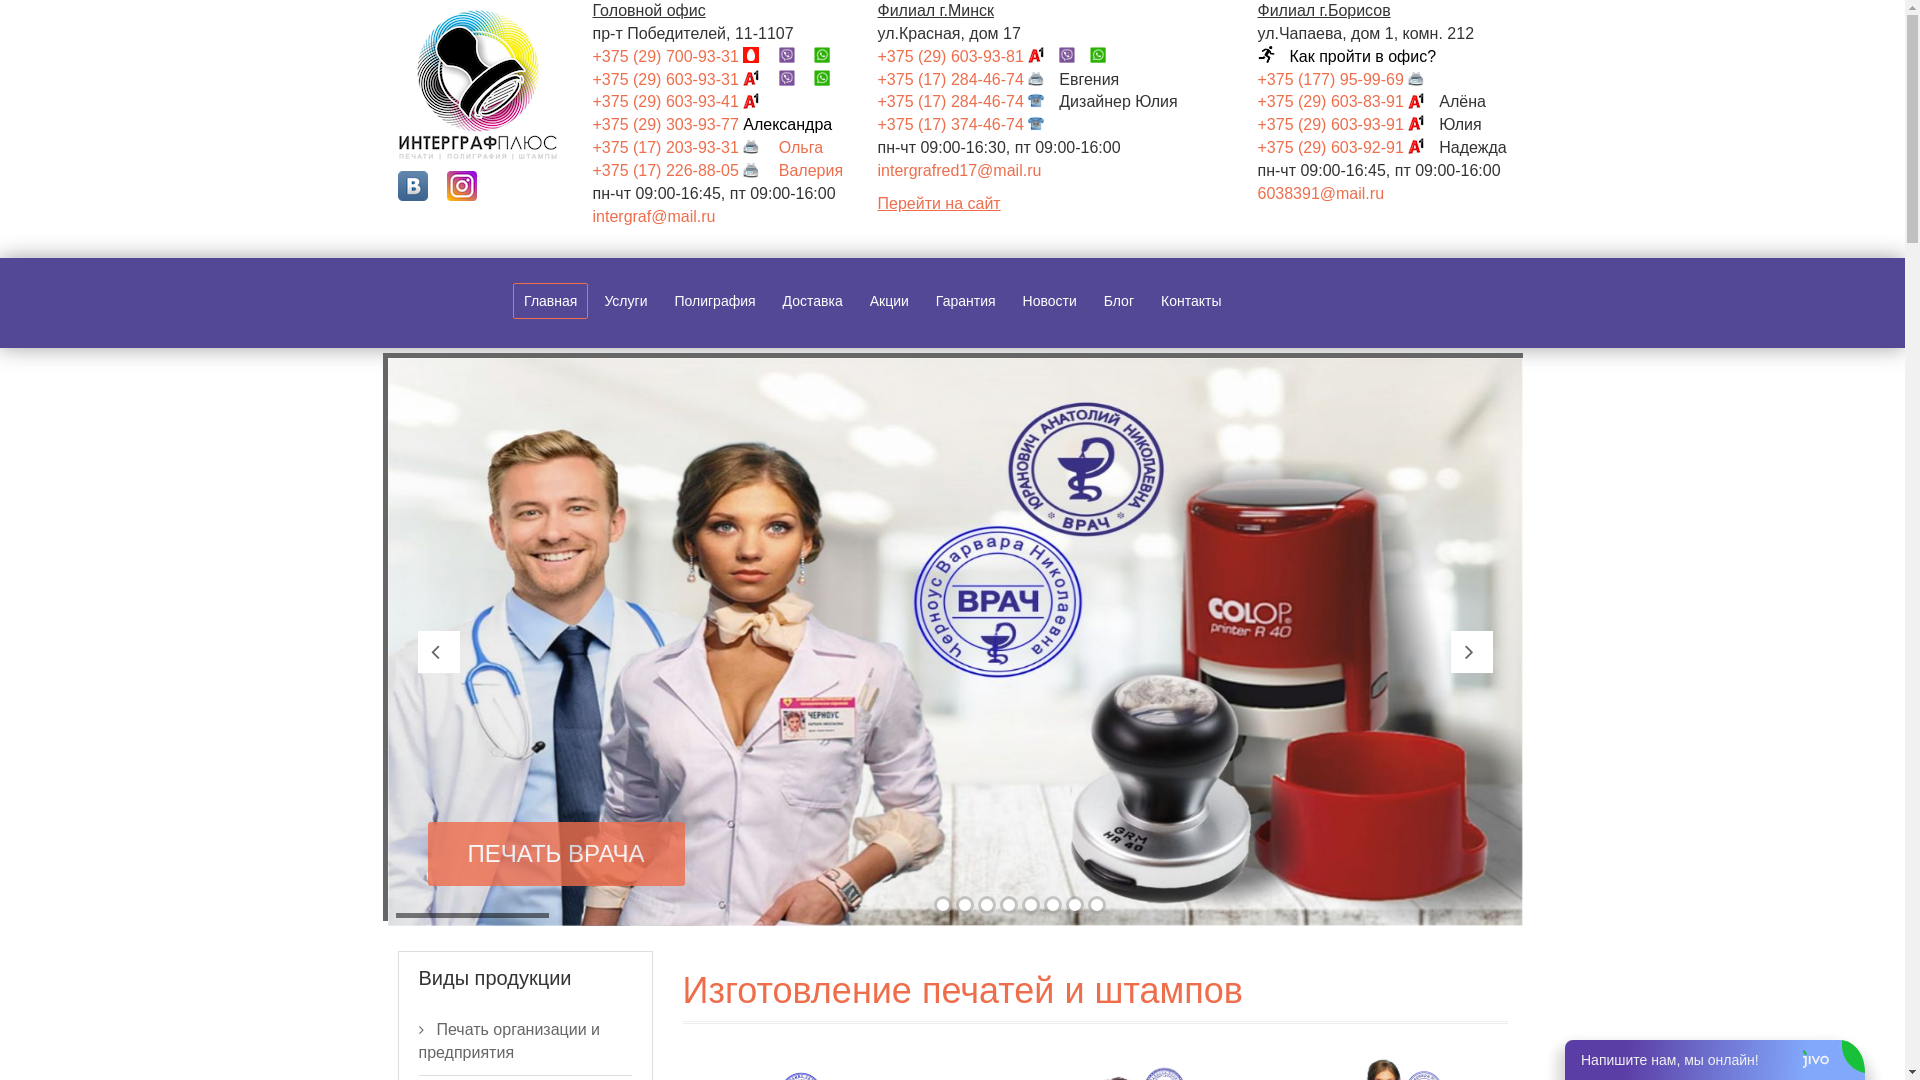 The height and width of the screenshot is (1080, 1920). Describe the element at coordinates (960, 169) in the screenshot. I see `'intergrafred17@mail.ru'` at that location.